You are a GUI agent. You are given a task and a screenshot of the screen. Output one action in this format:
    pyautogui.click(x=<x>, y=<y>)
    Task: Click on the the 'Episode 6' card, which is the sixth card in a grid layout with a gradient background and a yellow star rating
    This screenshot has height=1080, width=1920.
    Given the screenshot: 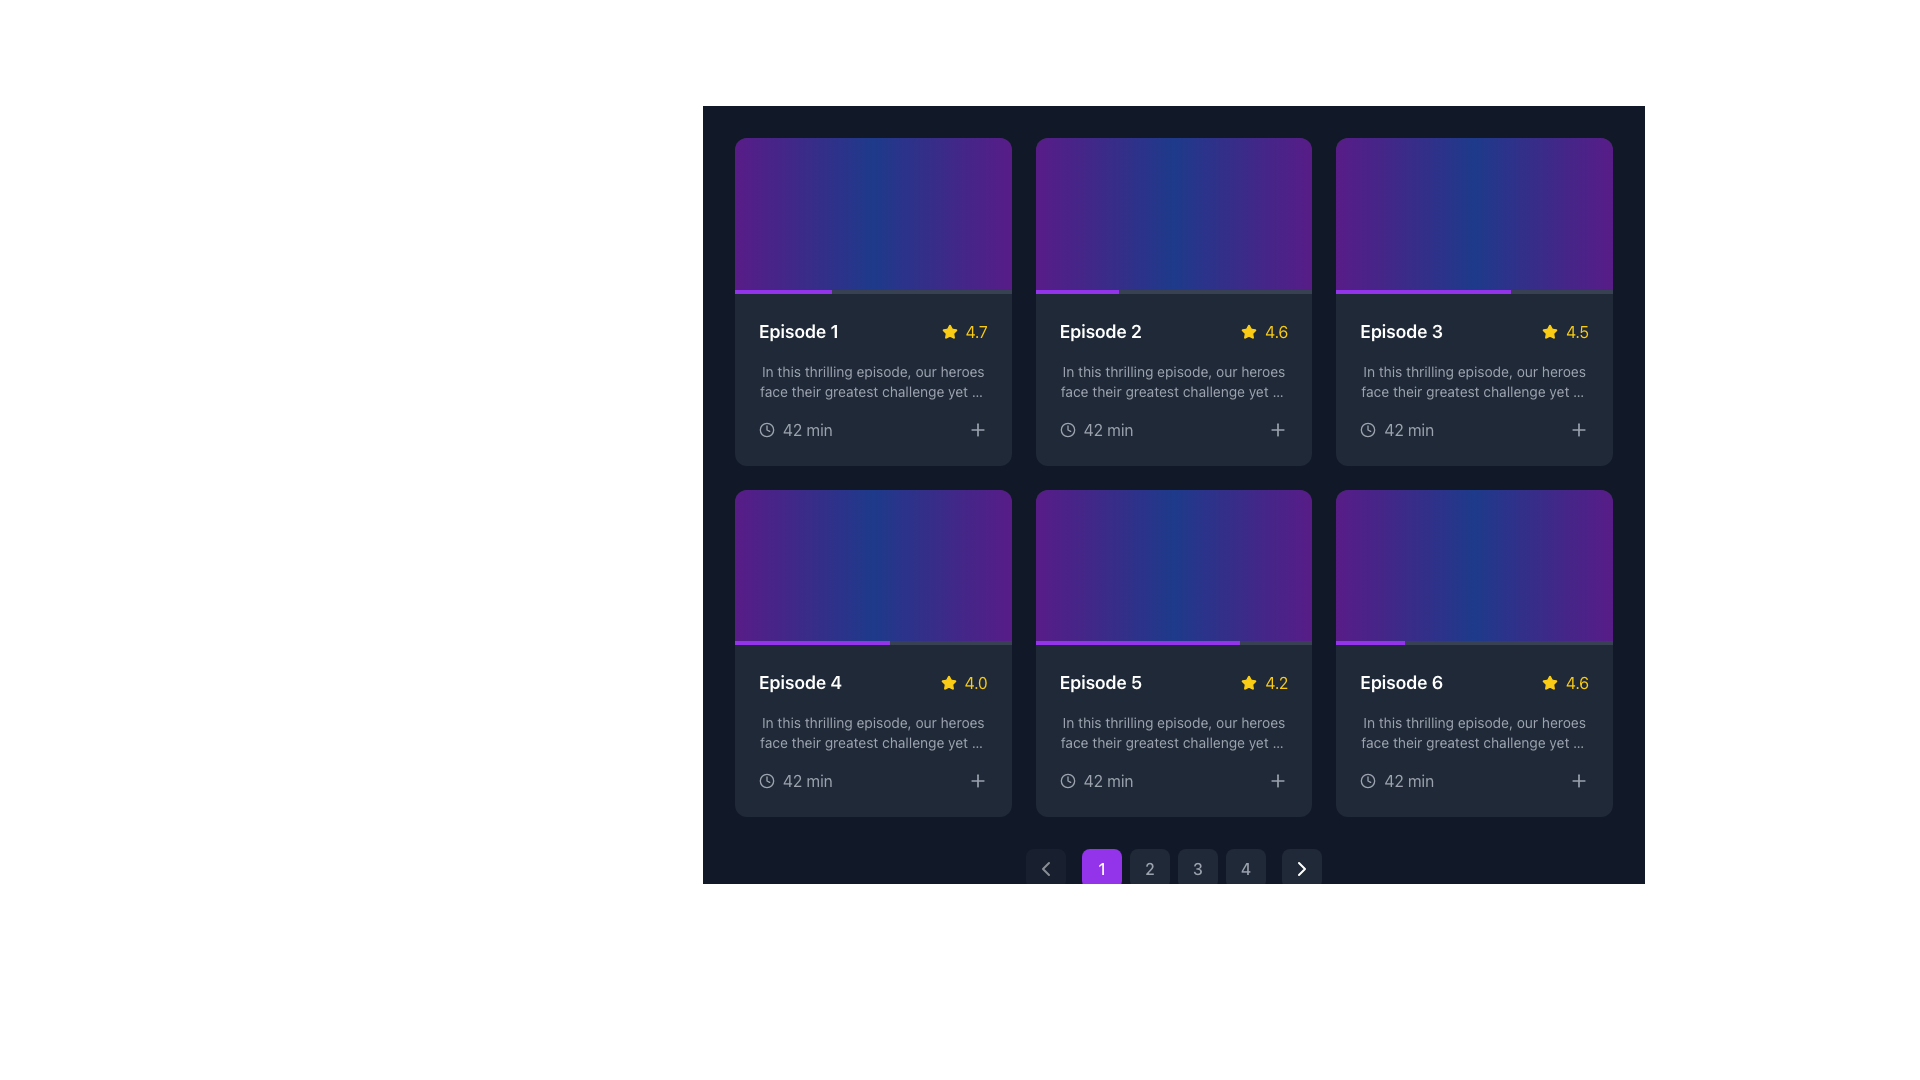 What is the action you would take?
    pyautogui.click(x=1474, y=653)
    